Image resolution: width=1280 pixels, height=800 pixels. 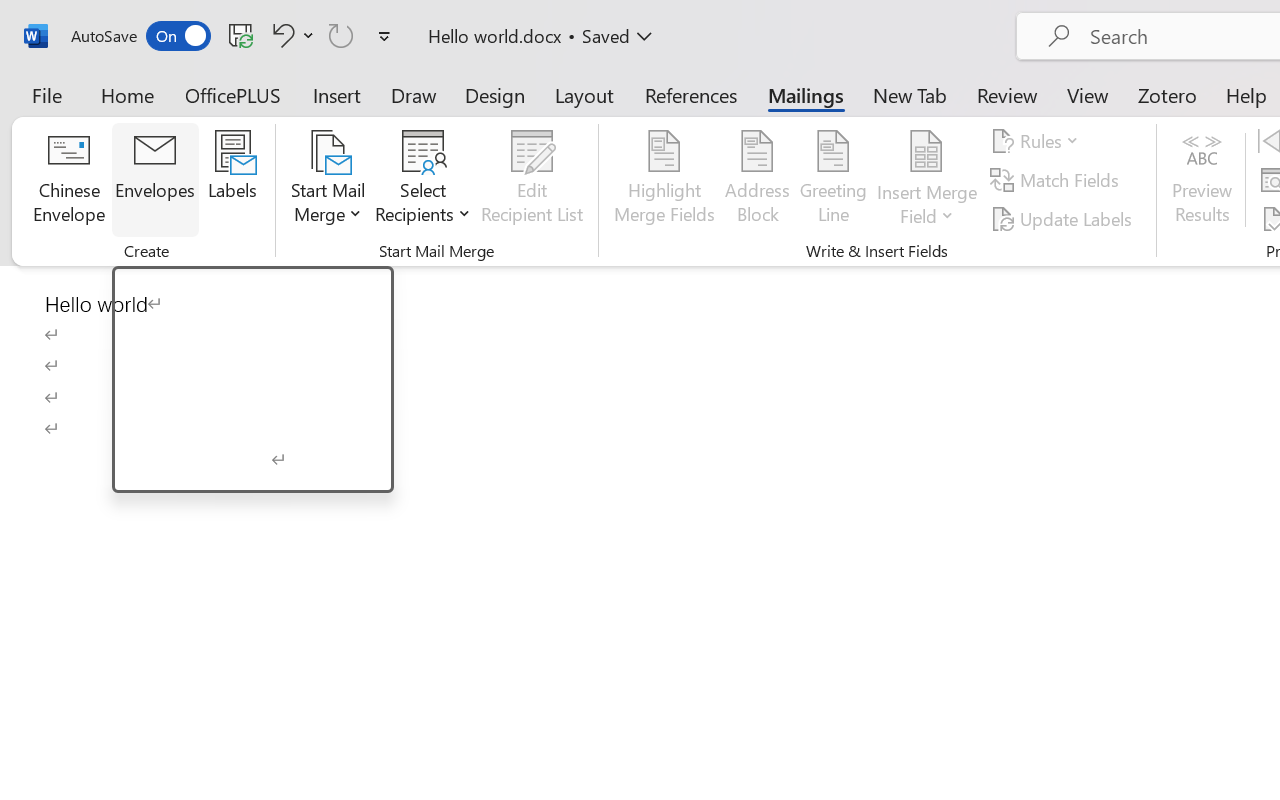 I want to click on 'Design', so click(x=495, y=94).